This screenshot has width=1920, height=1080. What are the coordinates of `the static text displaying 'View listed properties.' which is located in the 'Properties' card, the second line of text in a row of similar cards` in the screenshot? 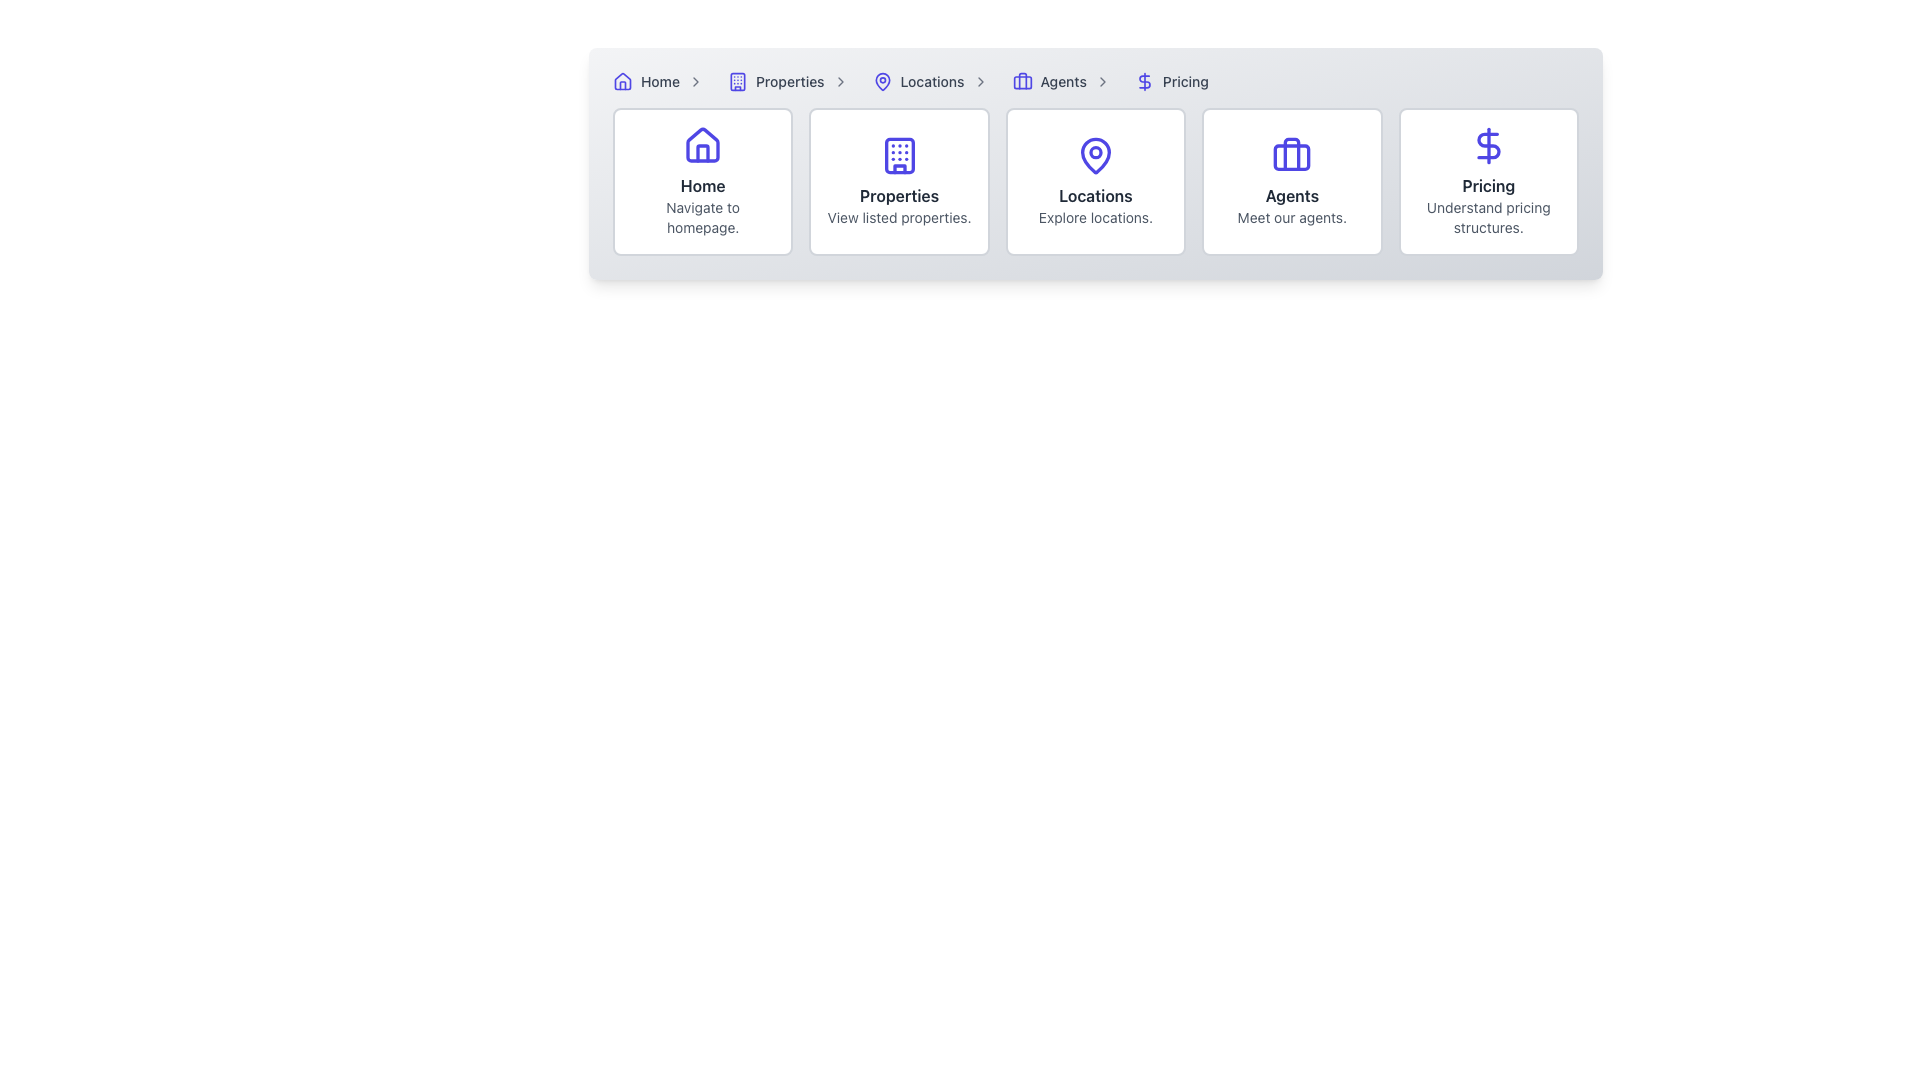 It's located at (898, 218).